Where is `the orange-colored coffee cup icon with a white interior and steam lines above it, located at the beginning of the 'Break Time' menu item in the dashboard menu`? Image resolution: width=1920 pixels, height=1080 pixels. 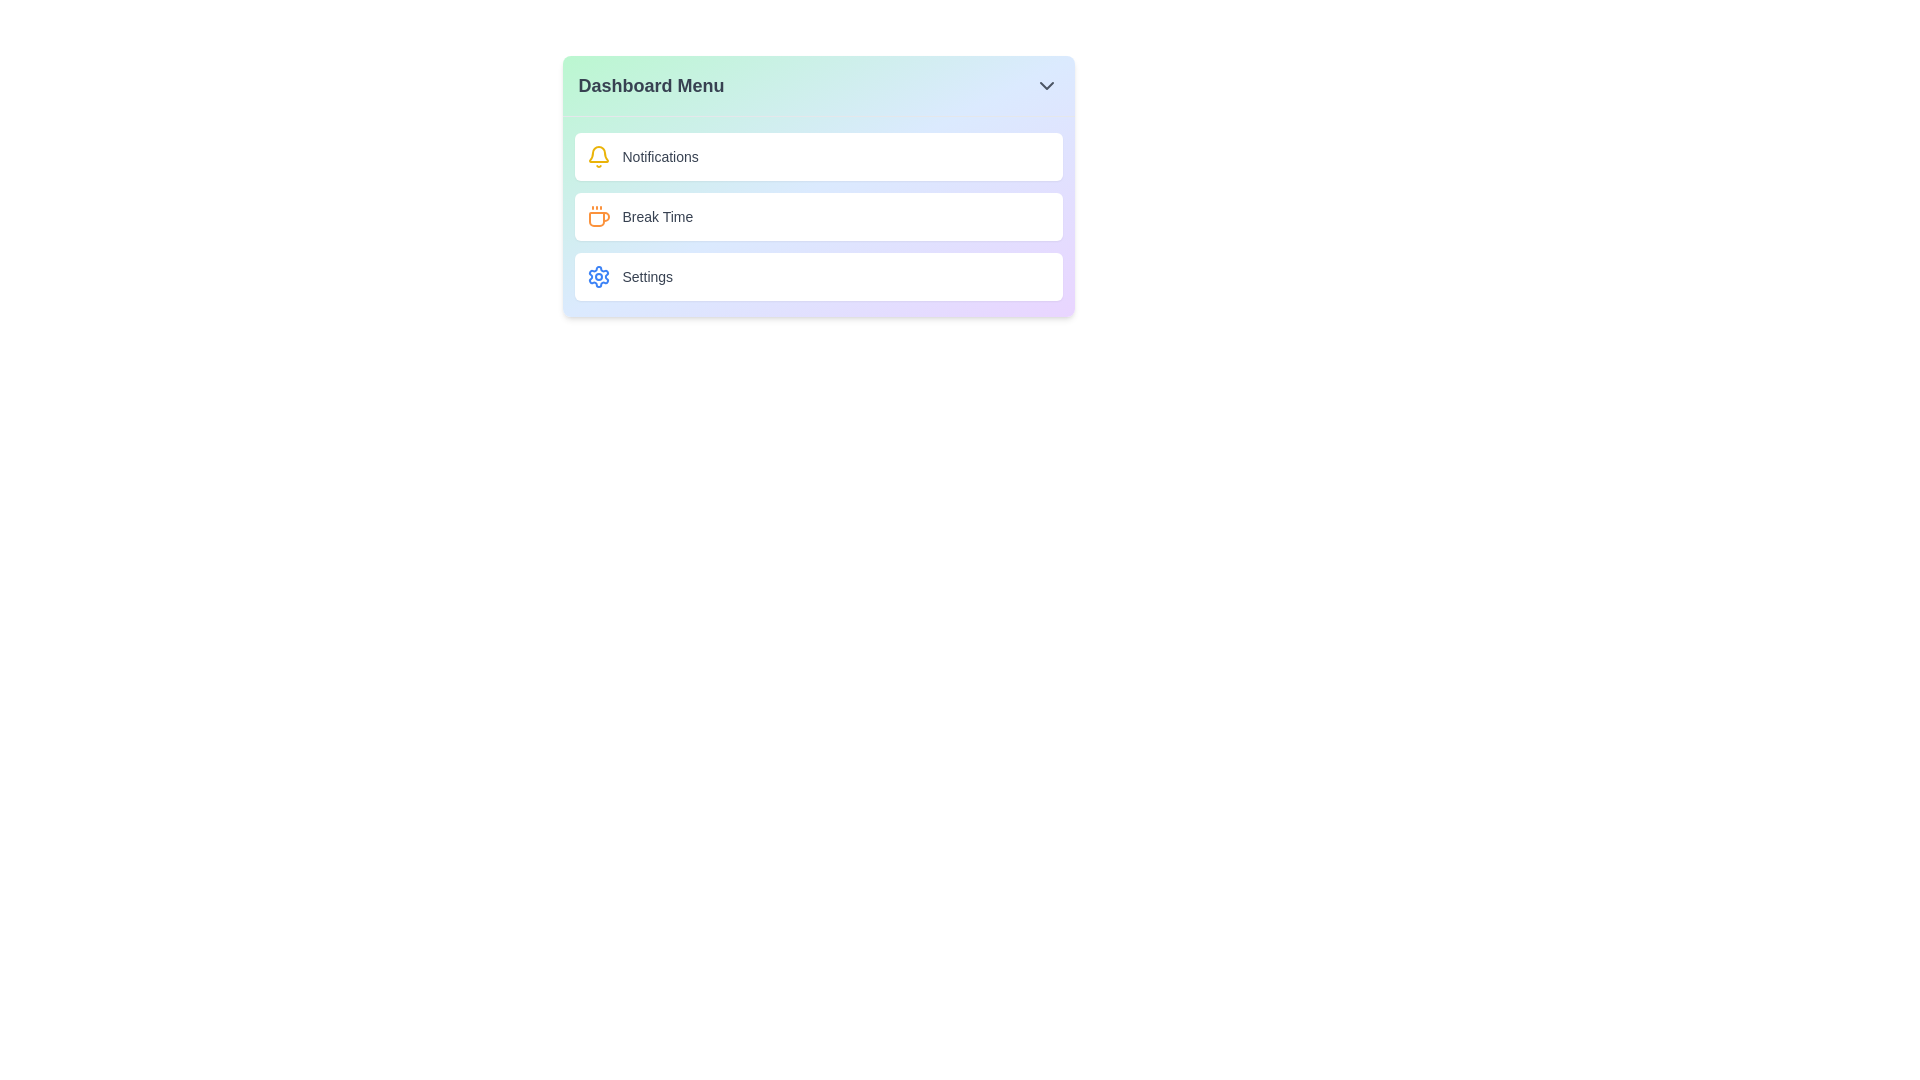
the orange-colored coffee cup icon with a white interior and steam lines above it, located at the beginning of the 'Break Time' menu item in the dashboard menu is located at coordinates (597, 216).